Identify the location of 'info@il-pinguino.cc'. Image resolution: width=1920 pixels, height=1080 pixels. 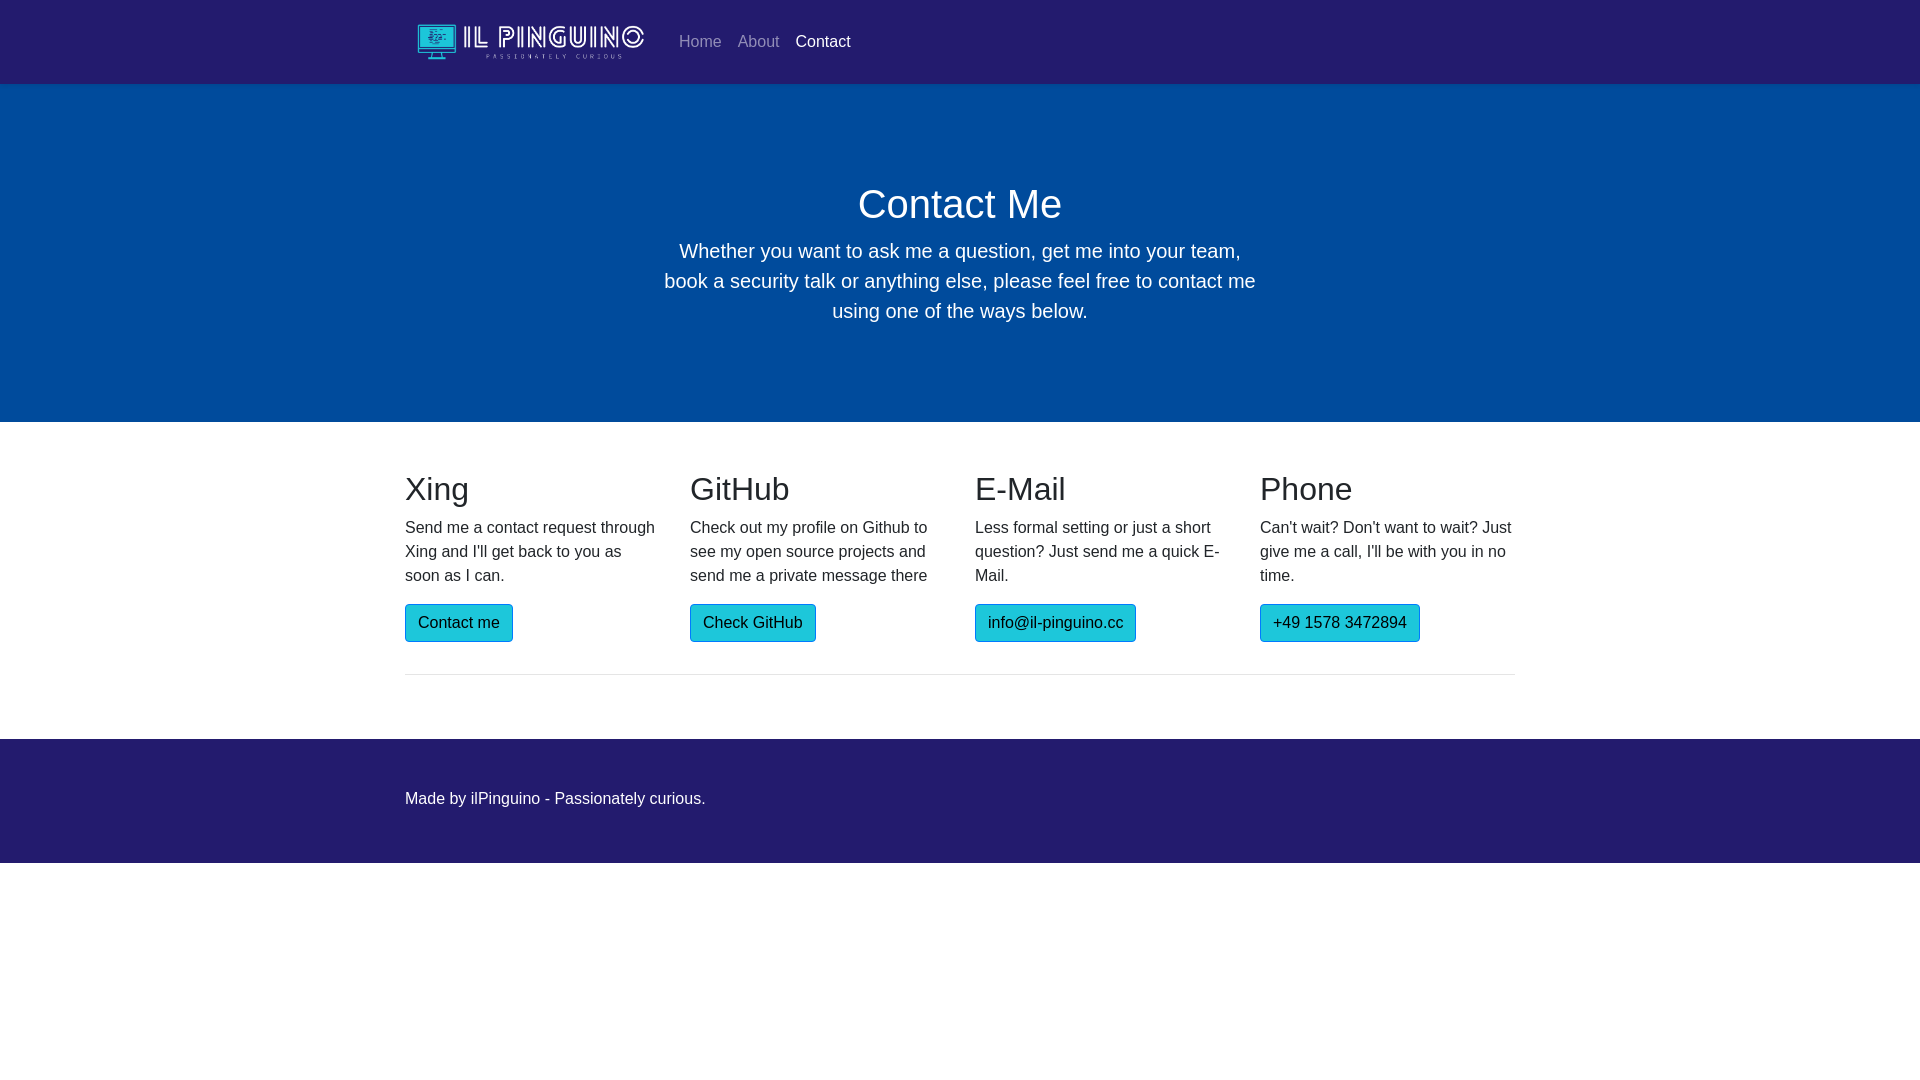
(1054, 622).